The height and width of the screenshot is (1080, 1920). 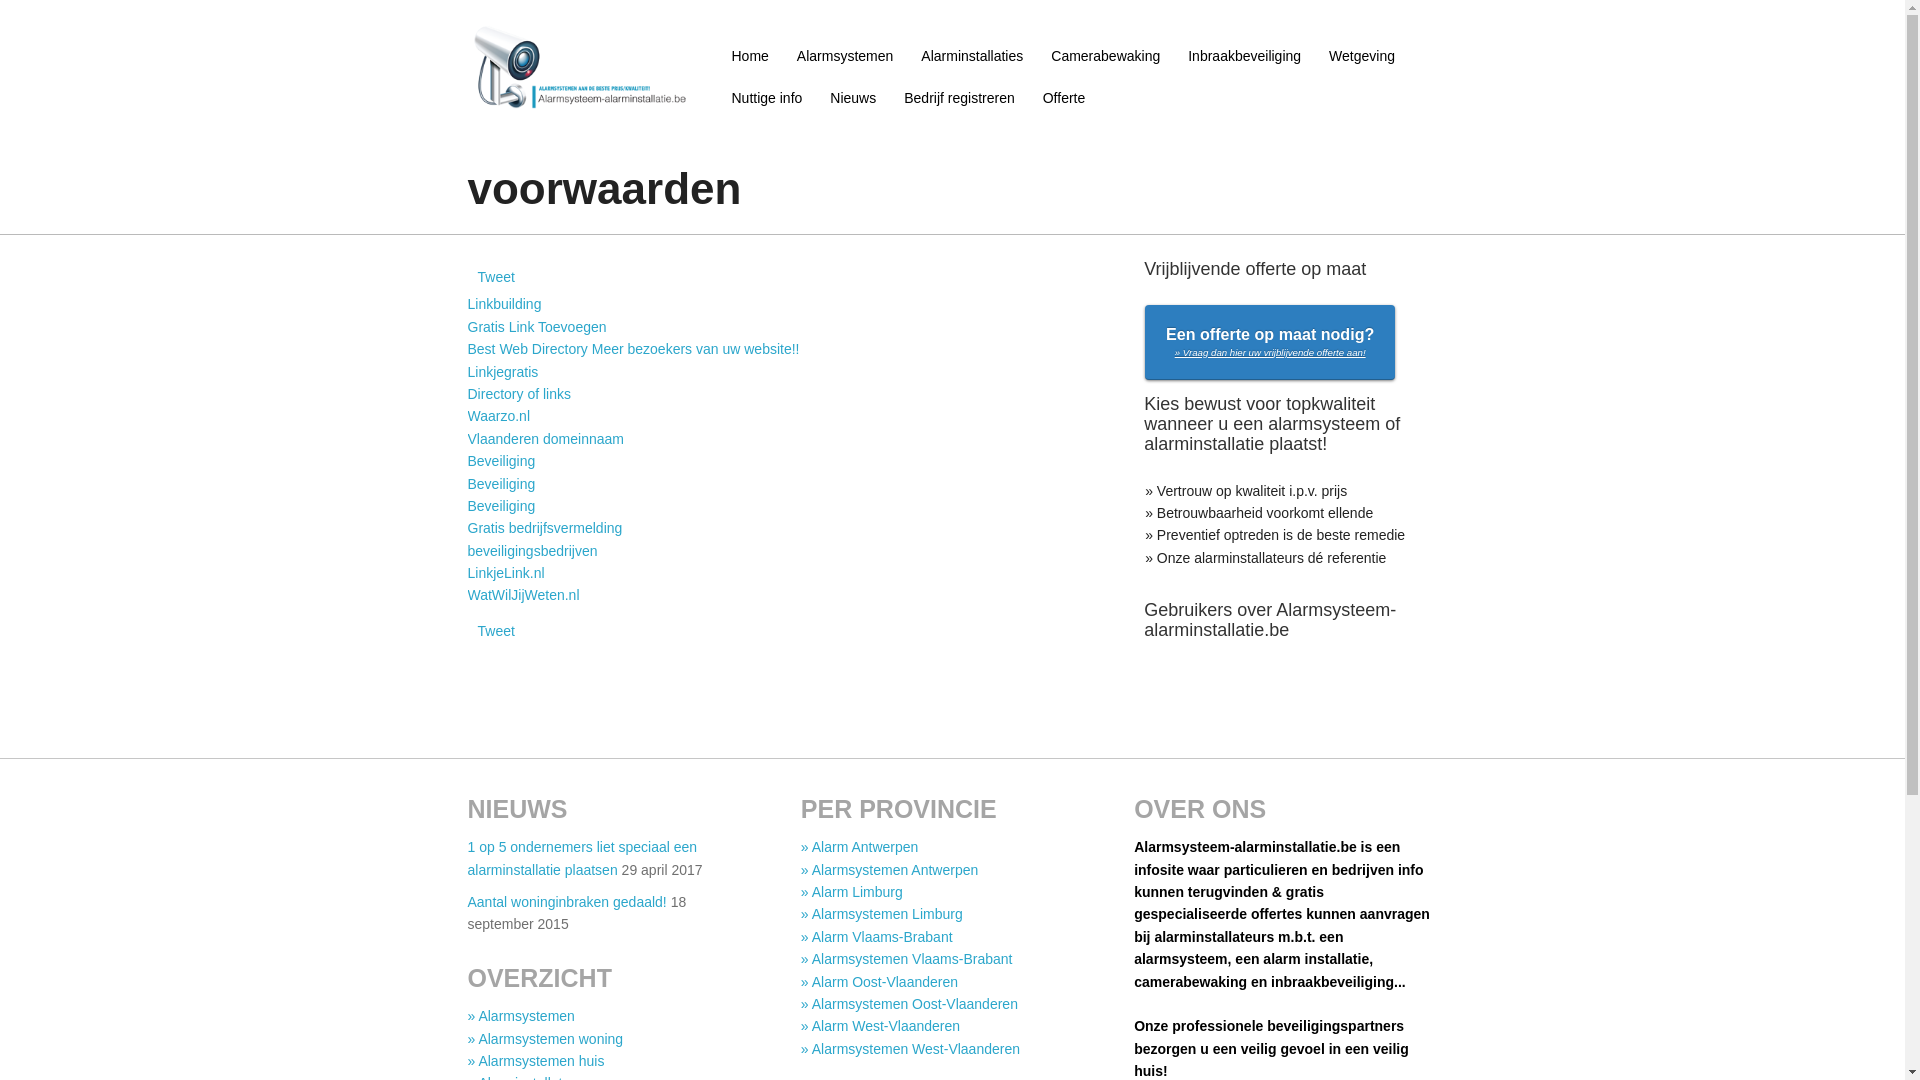 I want to click on 'Vlaanderen domeinnaam', so click(x=546, y=438).